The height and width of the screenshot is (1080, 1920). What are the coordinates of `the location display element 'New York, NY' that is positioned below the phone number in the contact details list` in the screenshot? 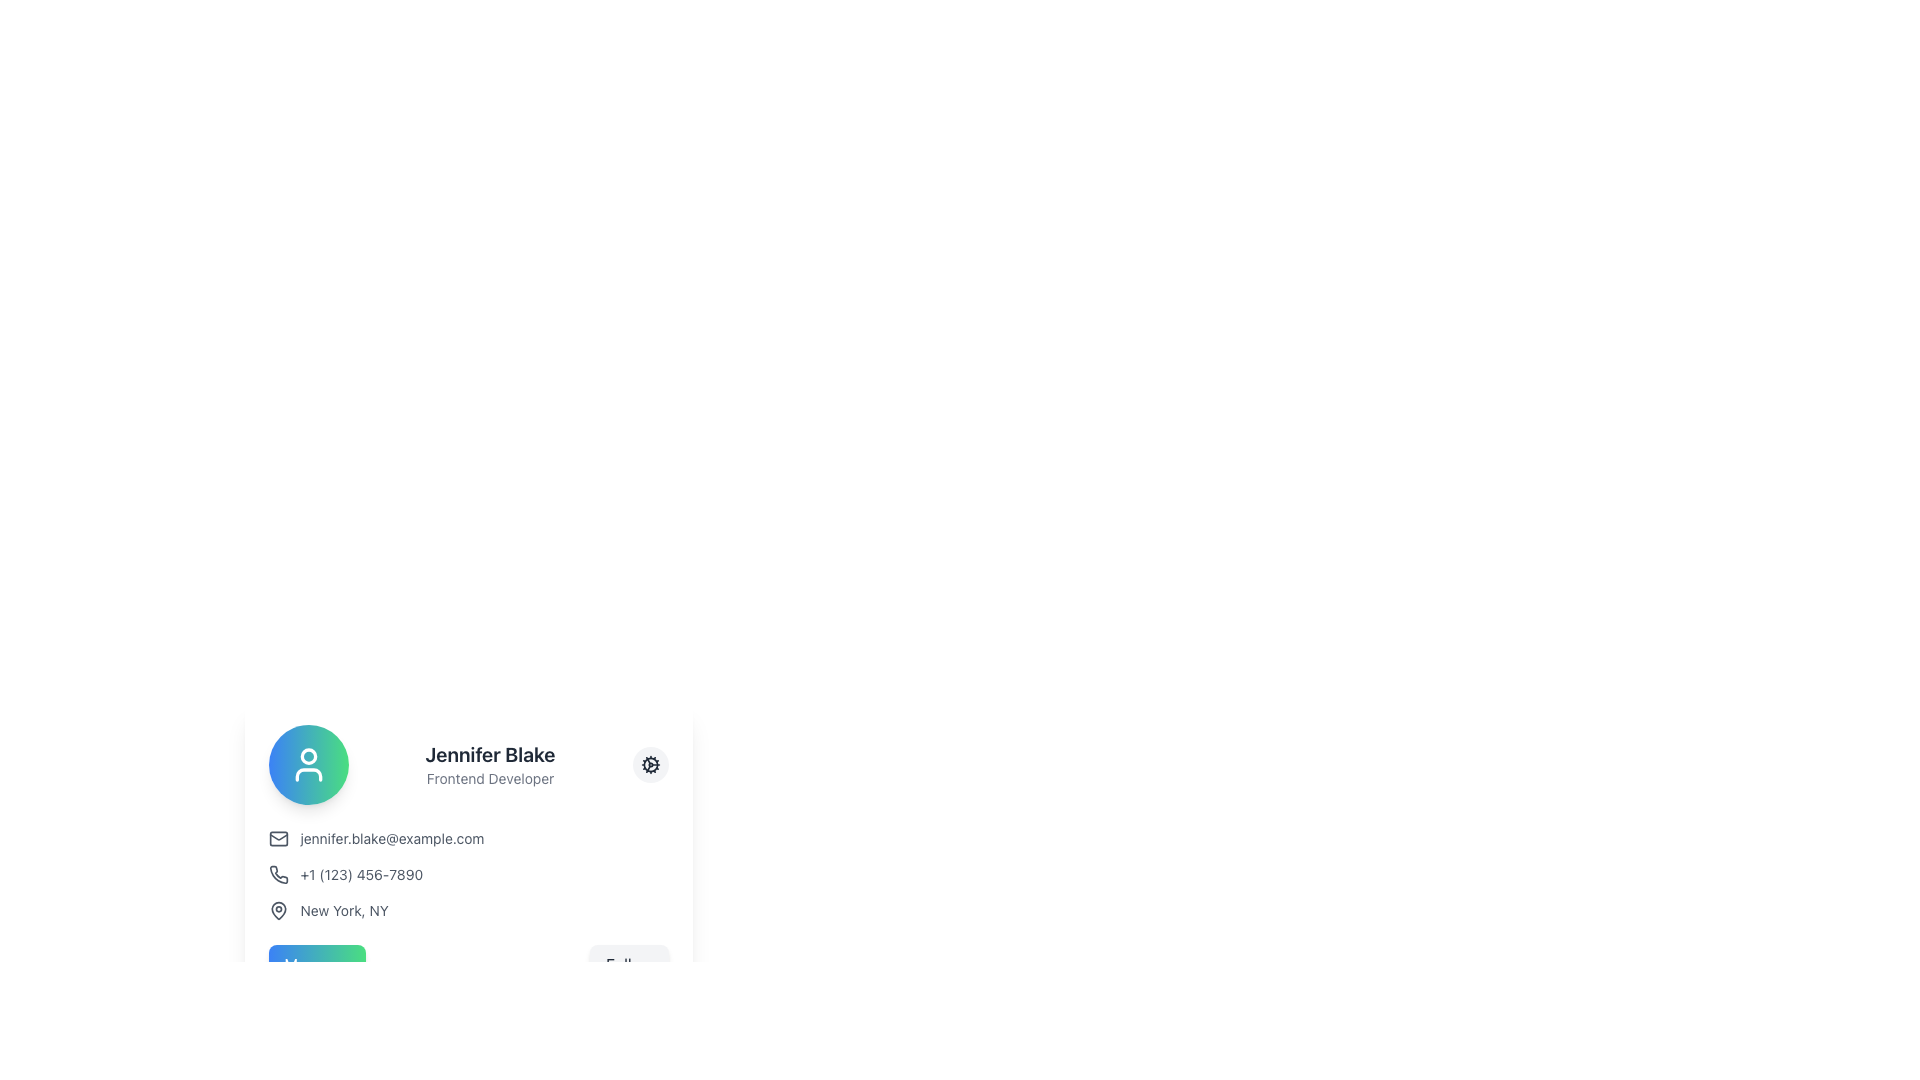 It's located at (467, 910).